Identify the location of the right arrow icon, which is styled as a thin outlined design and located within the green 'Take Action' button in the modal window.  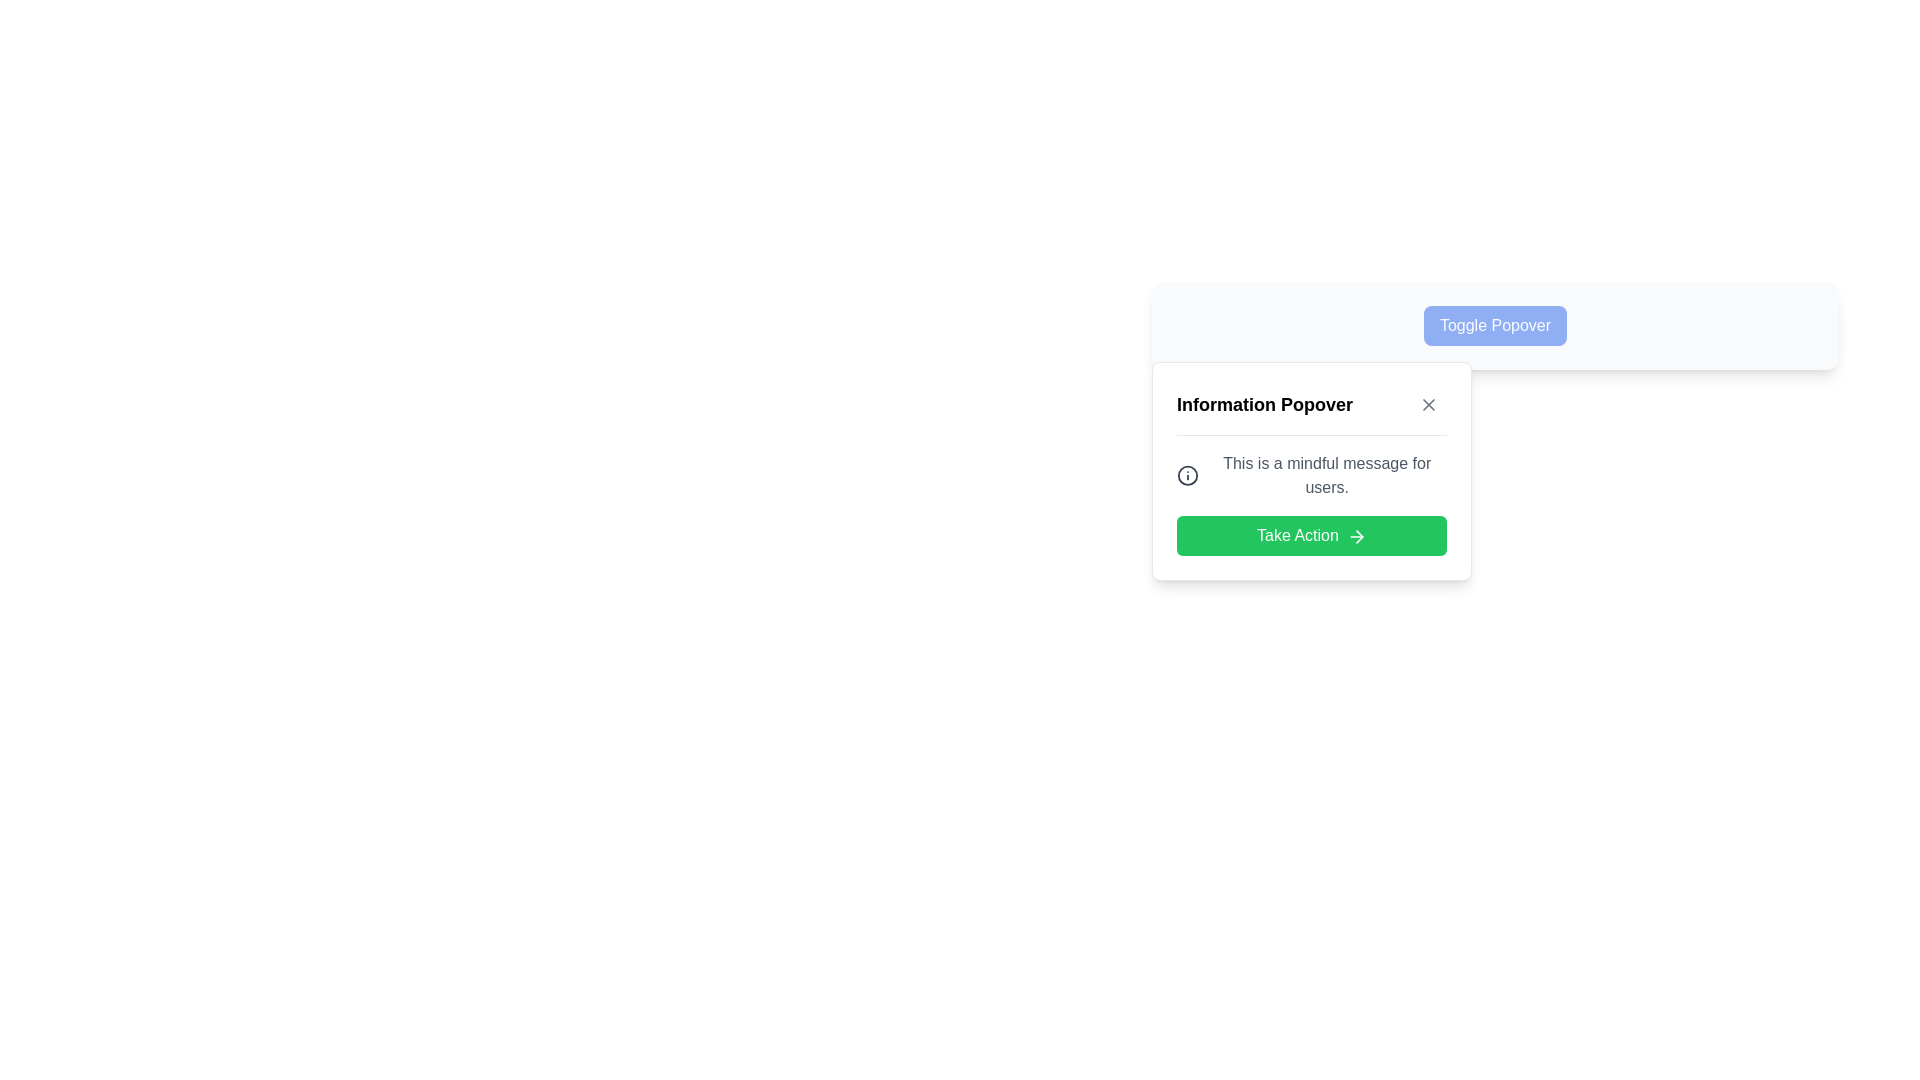
(1356, 535).